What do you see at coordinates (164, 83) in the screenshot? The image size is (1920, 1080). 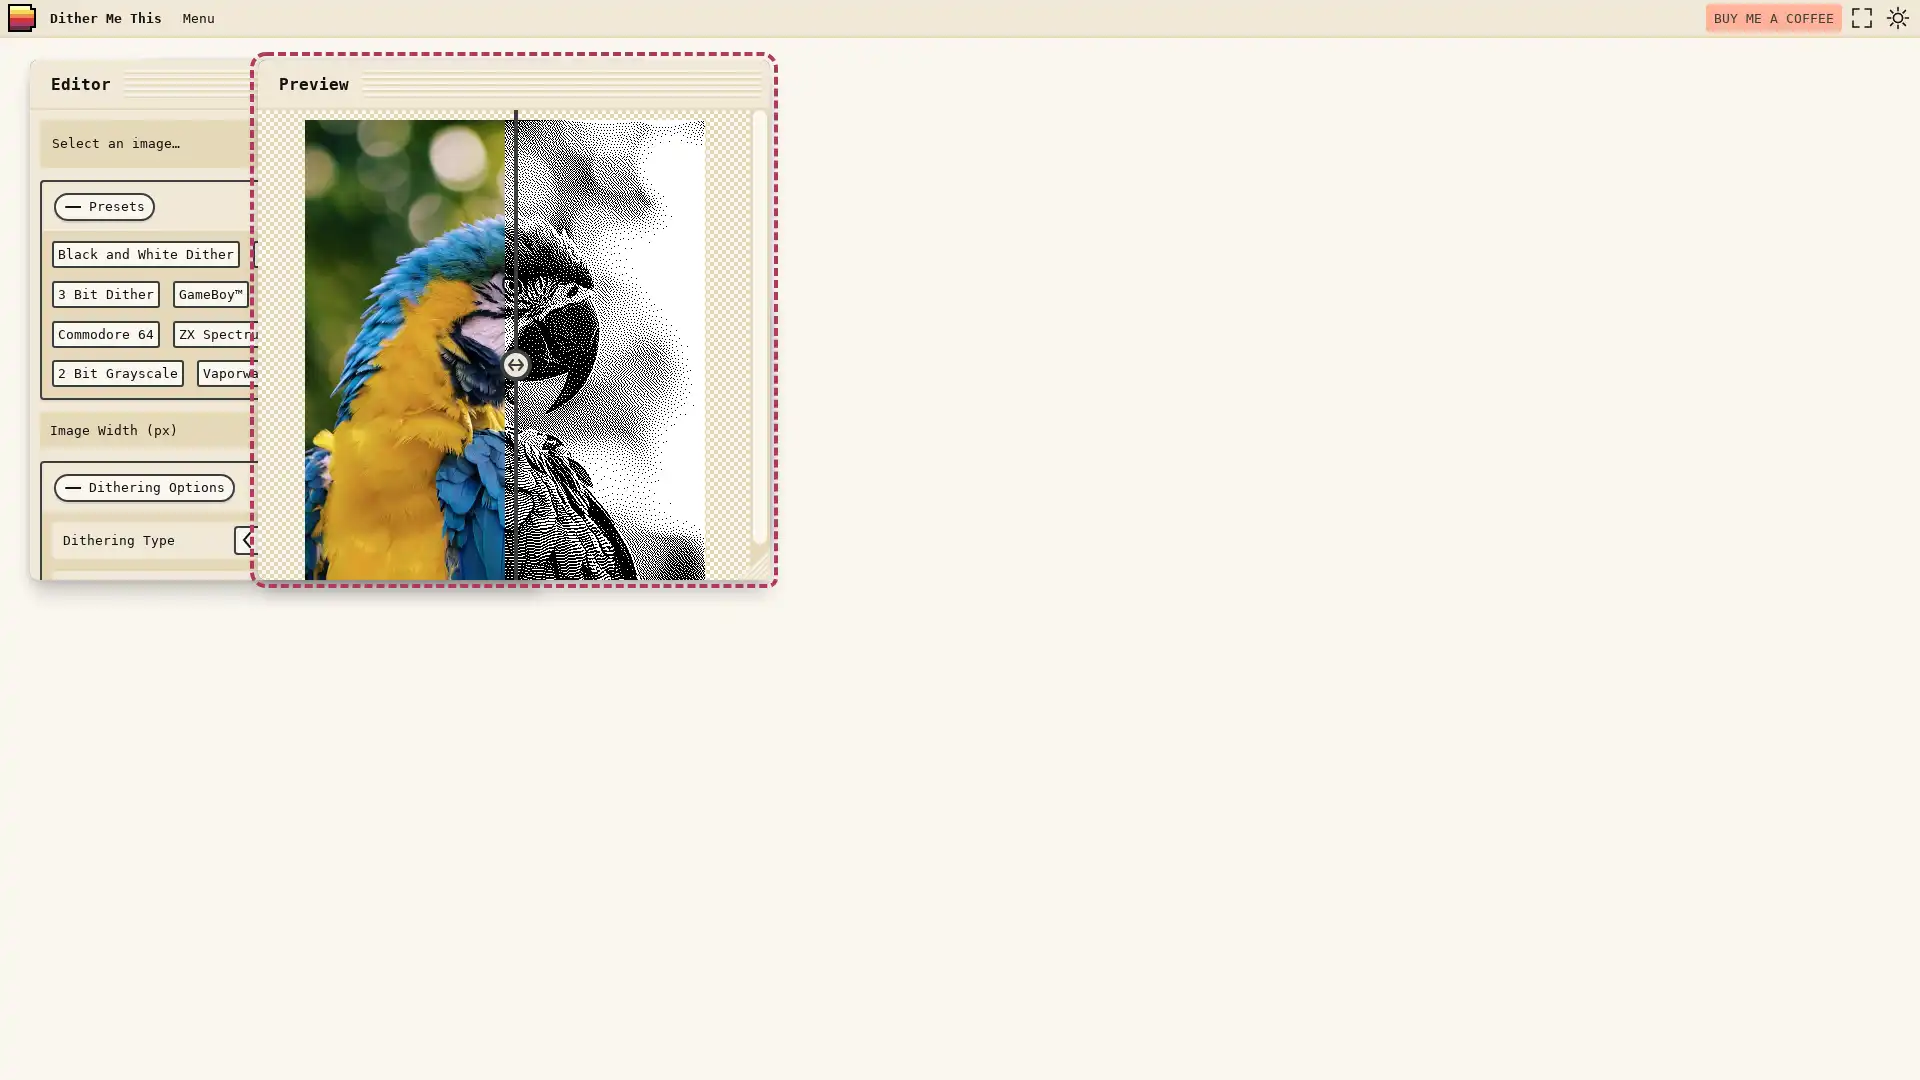 I see `close window` at bounding box center [164, 83].